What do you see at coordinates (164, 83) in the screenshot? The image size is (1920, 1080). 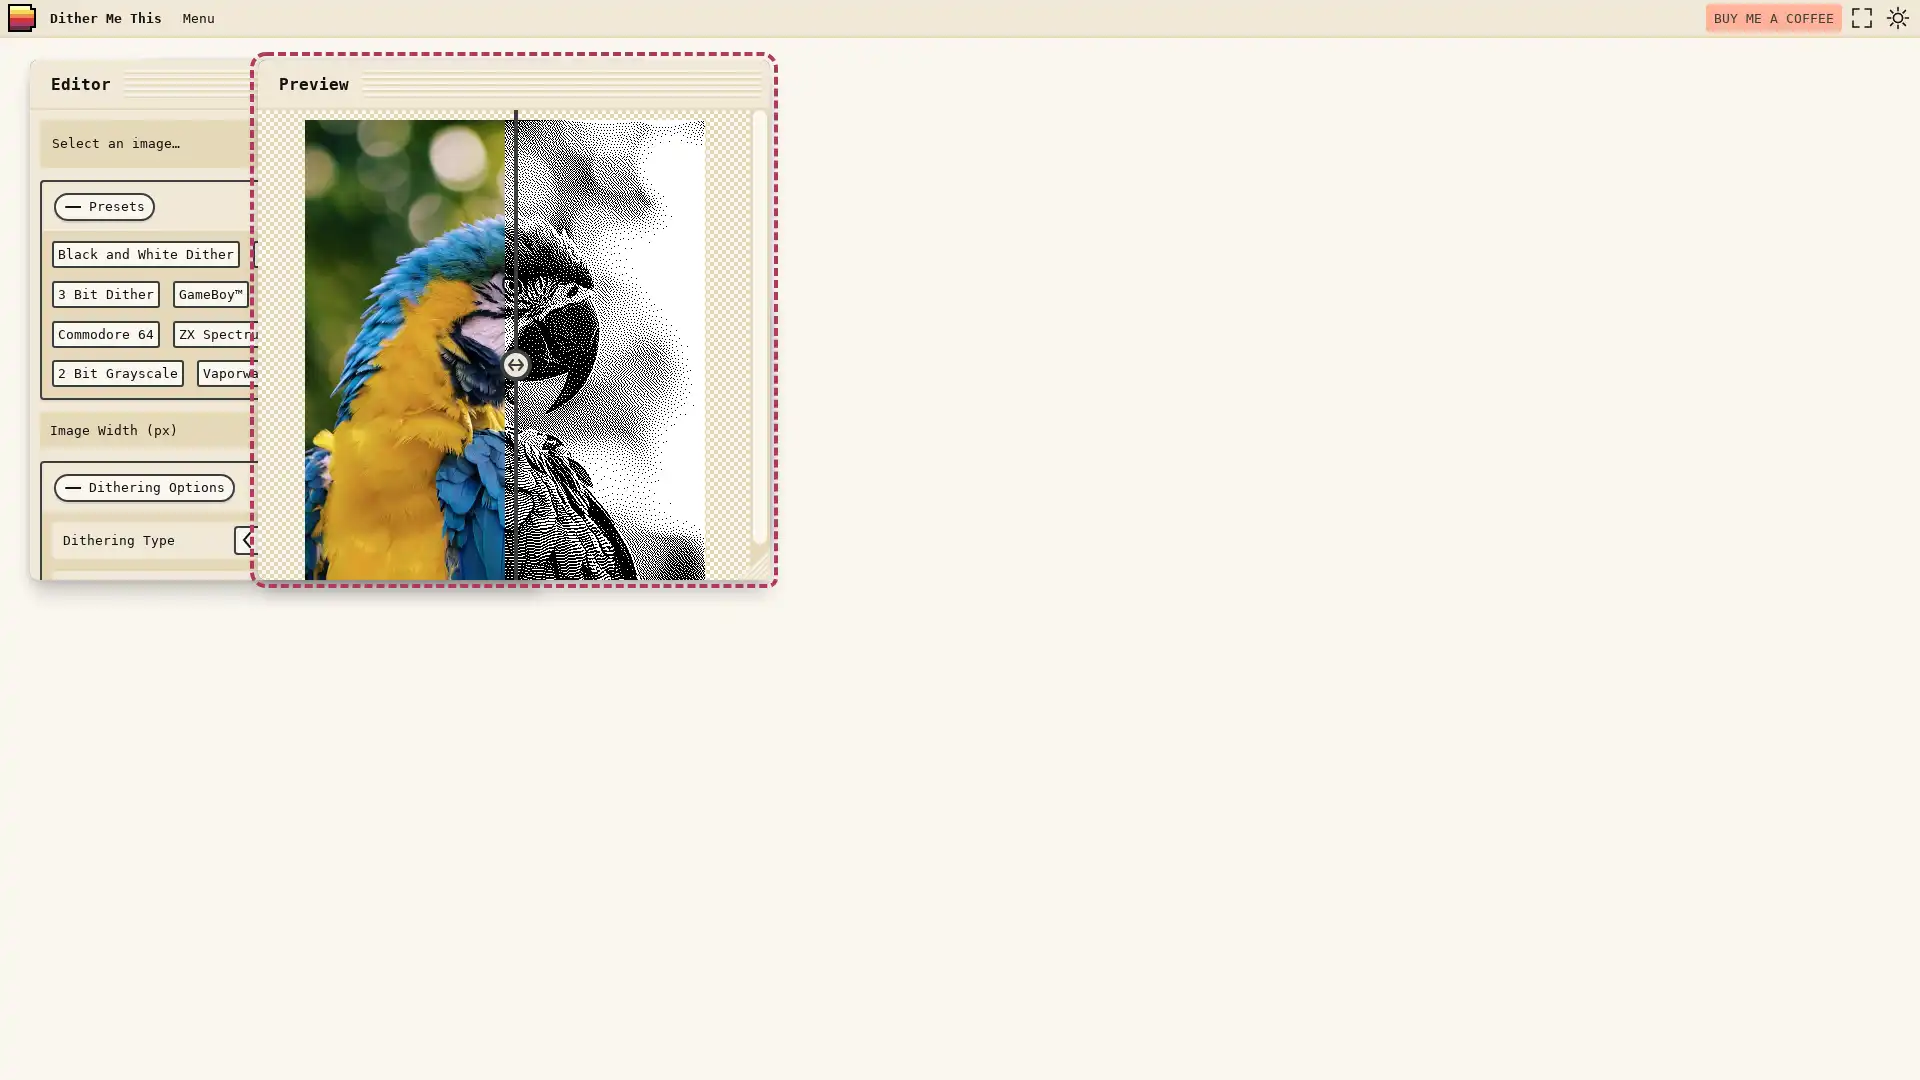 I see `close window` at bounding box center [164, 83].